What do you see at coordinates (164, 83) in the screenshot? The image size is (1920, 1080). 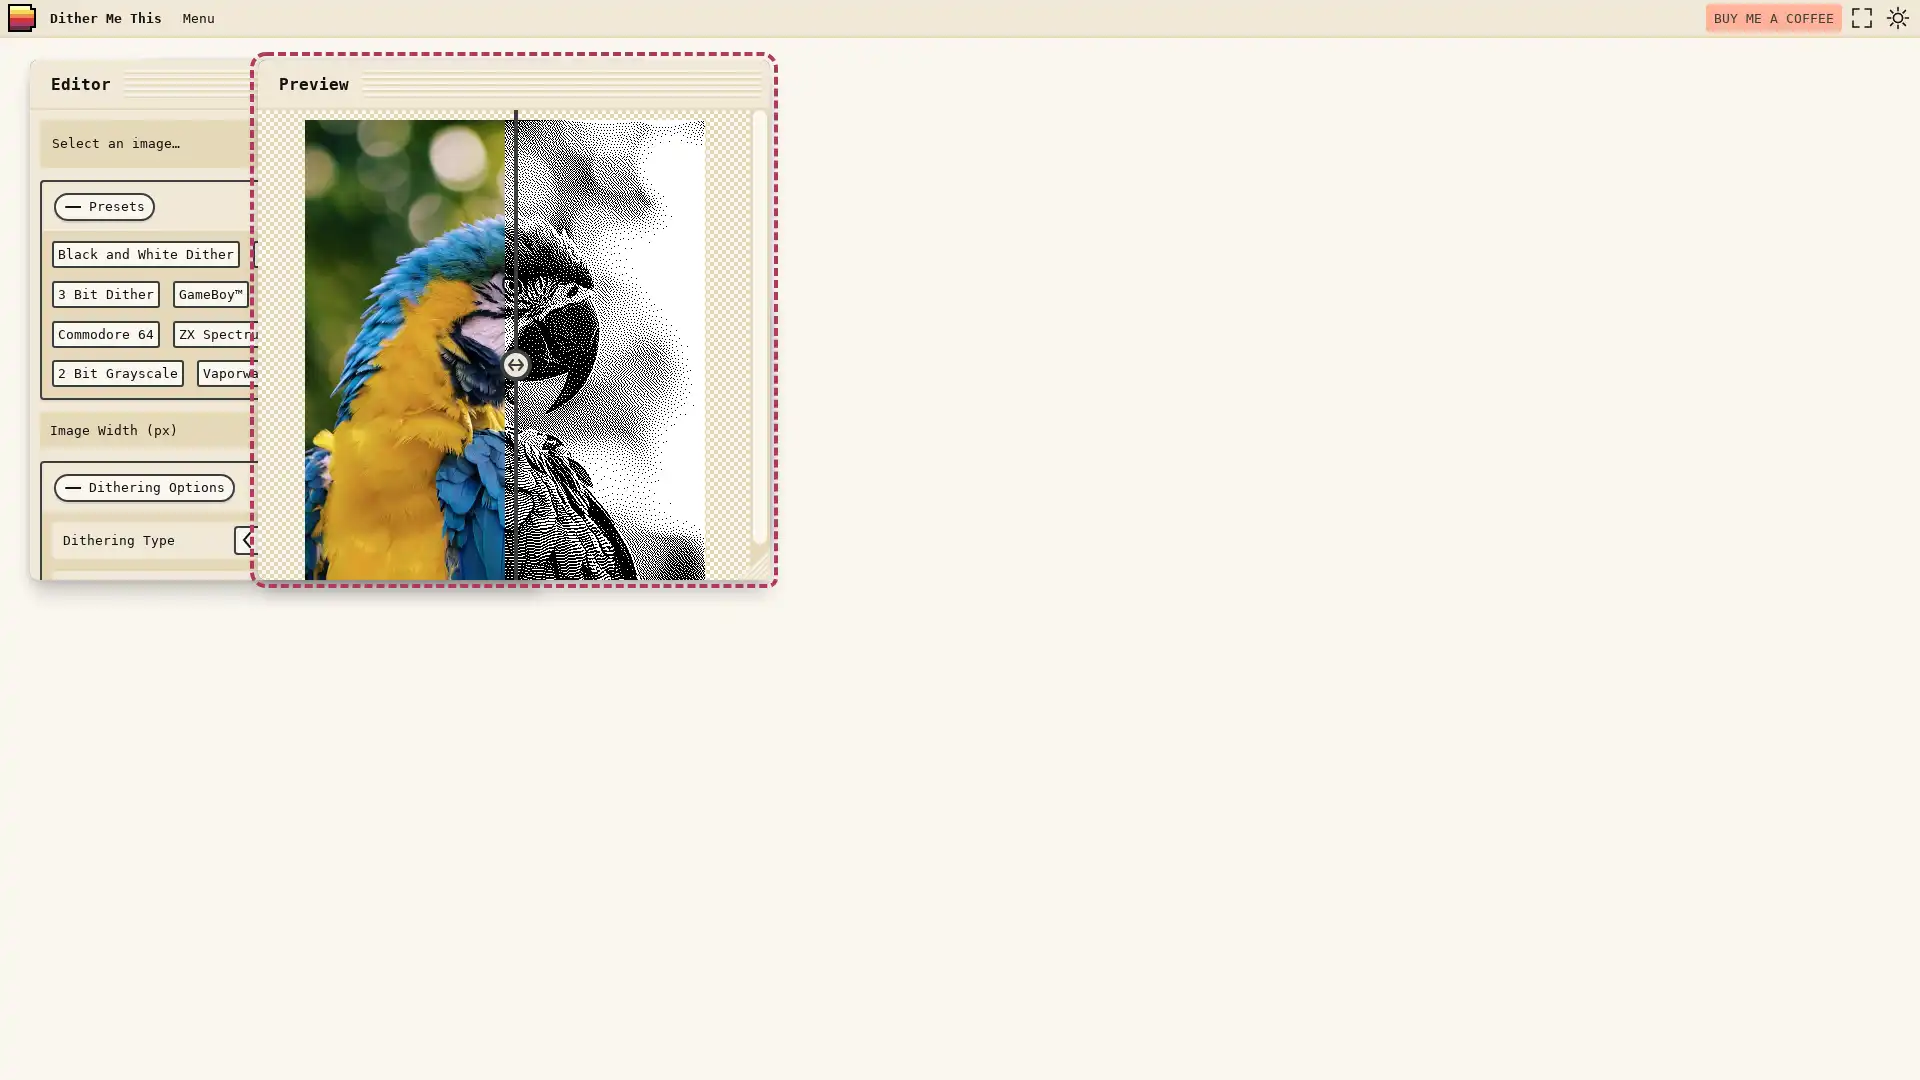 I see `close window` at bounding box center [164, 83].